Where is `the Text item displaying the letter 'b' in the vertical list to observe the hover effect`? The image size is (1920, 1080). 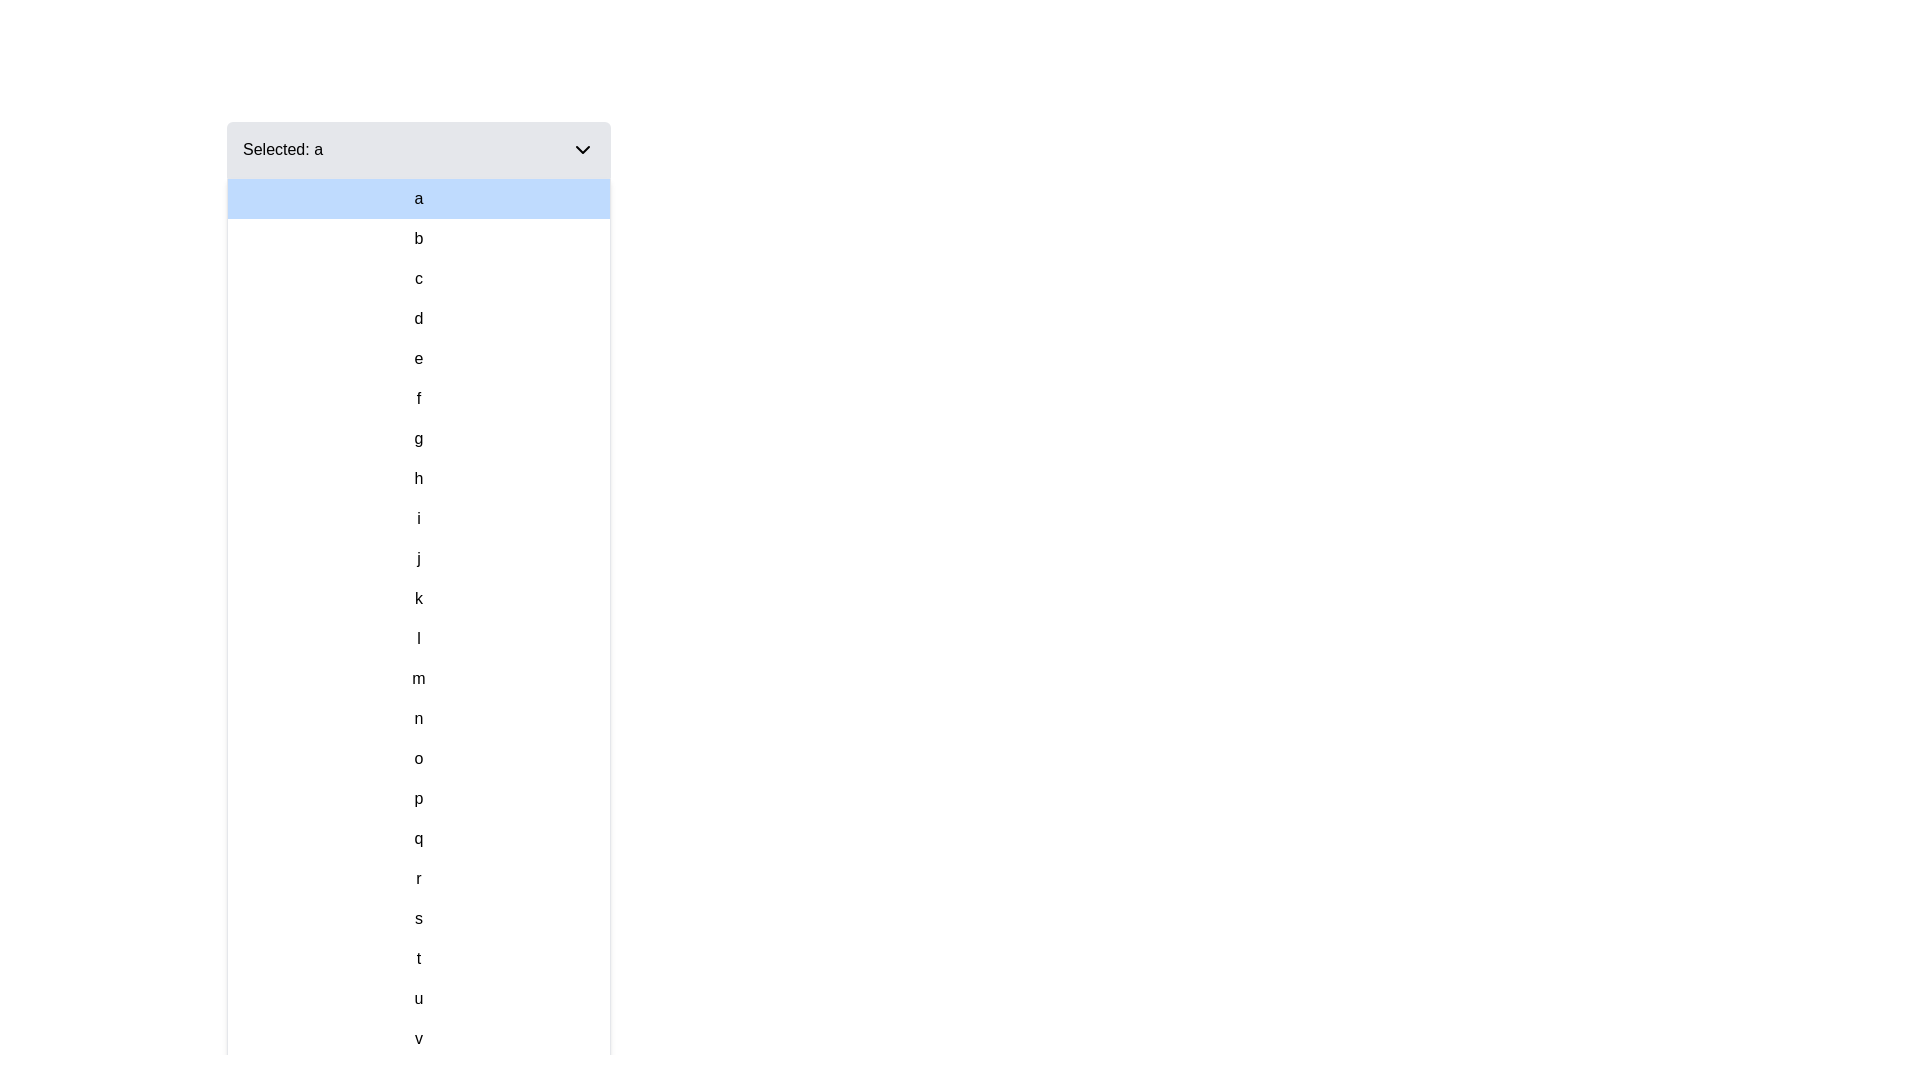 the Text item displaying the letter 'b' in the vertical list to observe the hover effect is located at coordinates (417, 238).